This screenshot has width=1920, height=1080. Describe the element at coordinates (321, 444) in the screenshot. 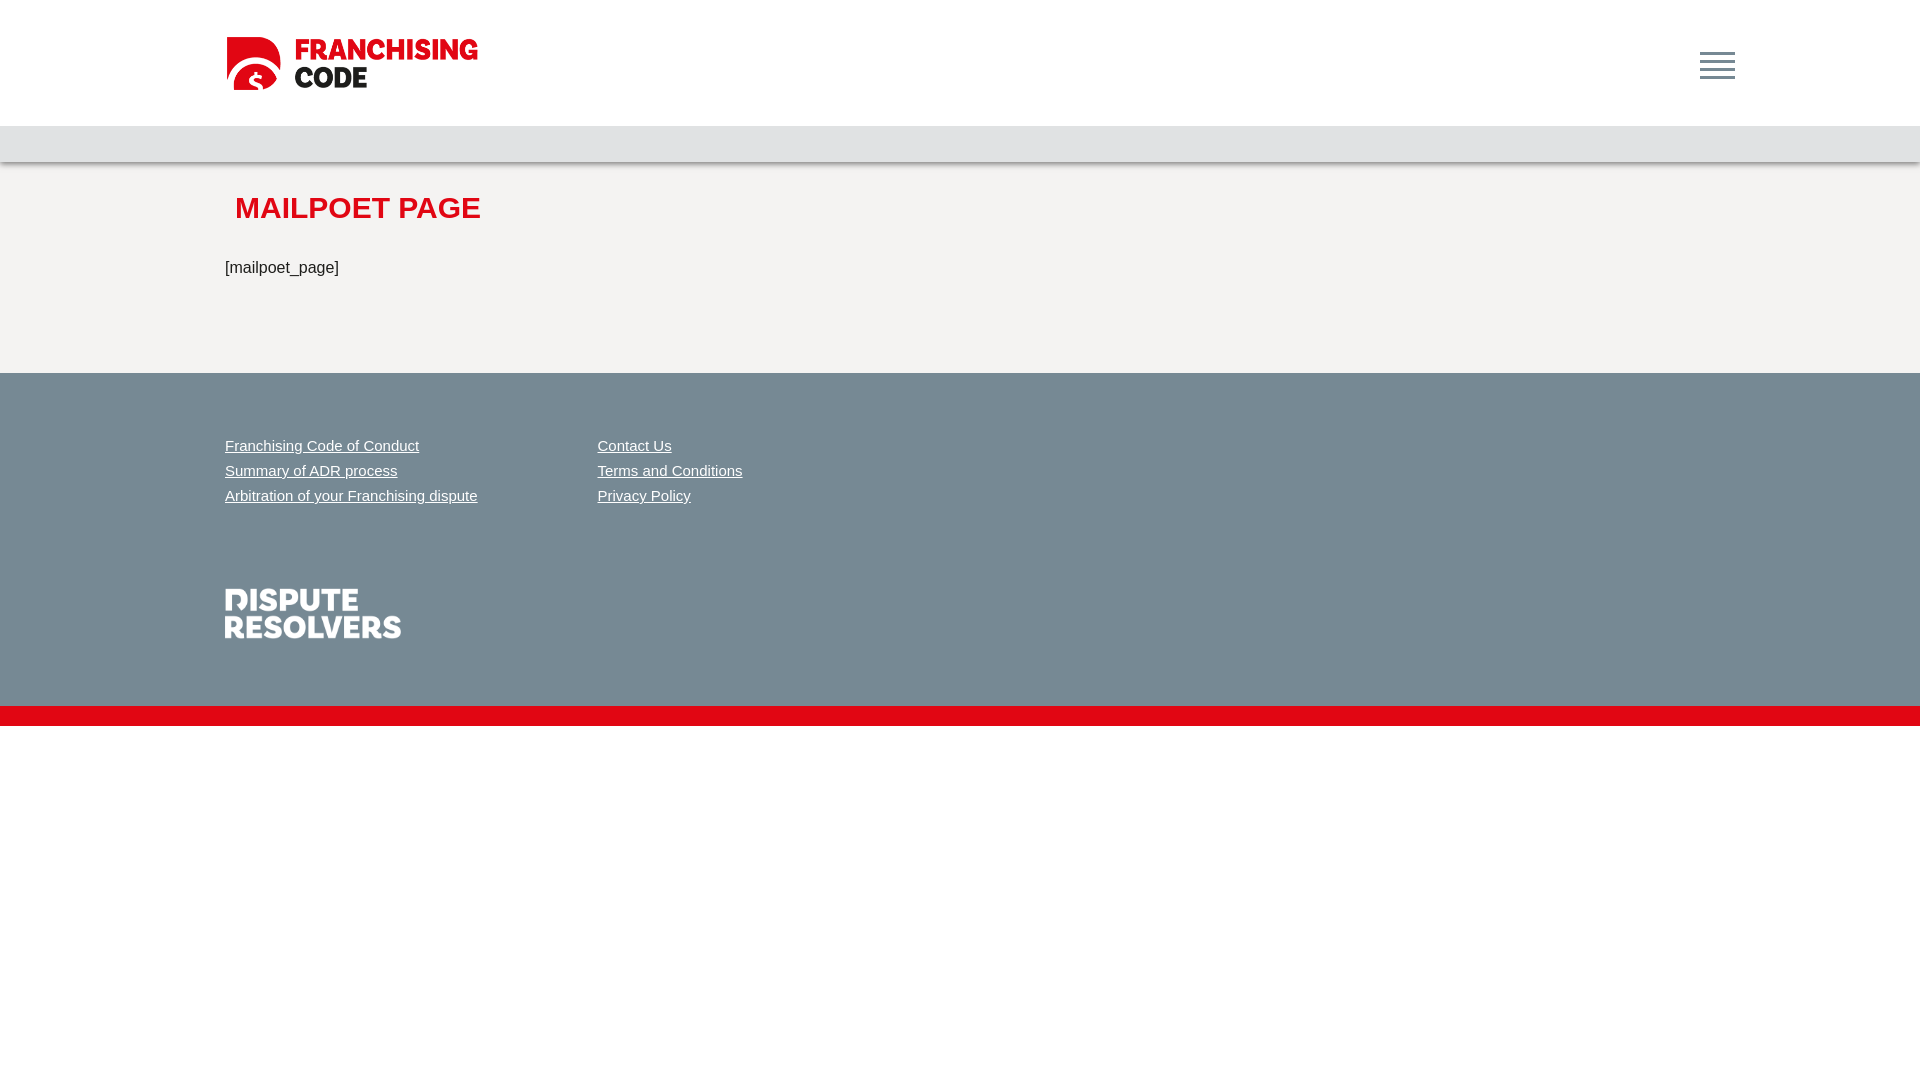

I see `'Franchising Code of Conduct'` at that location.